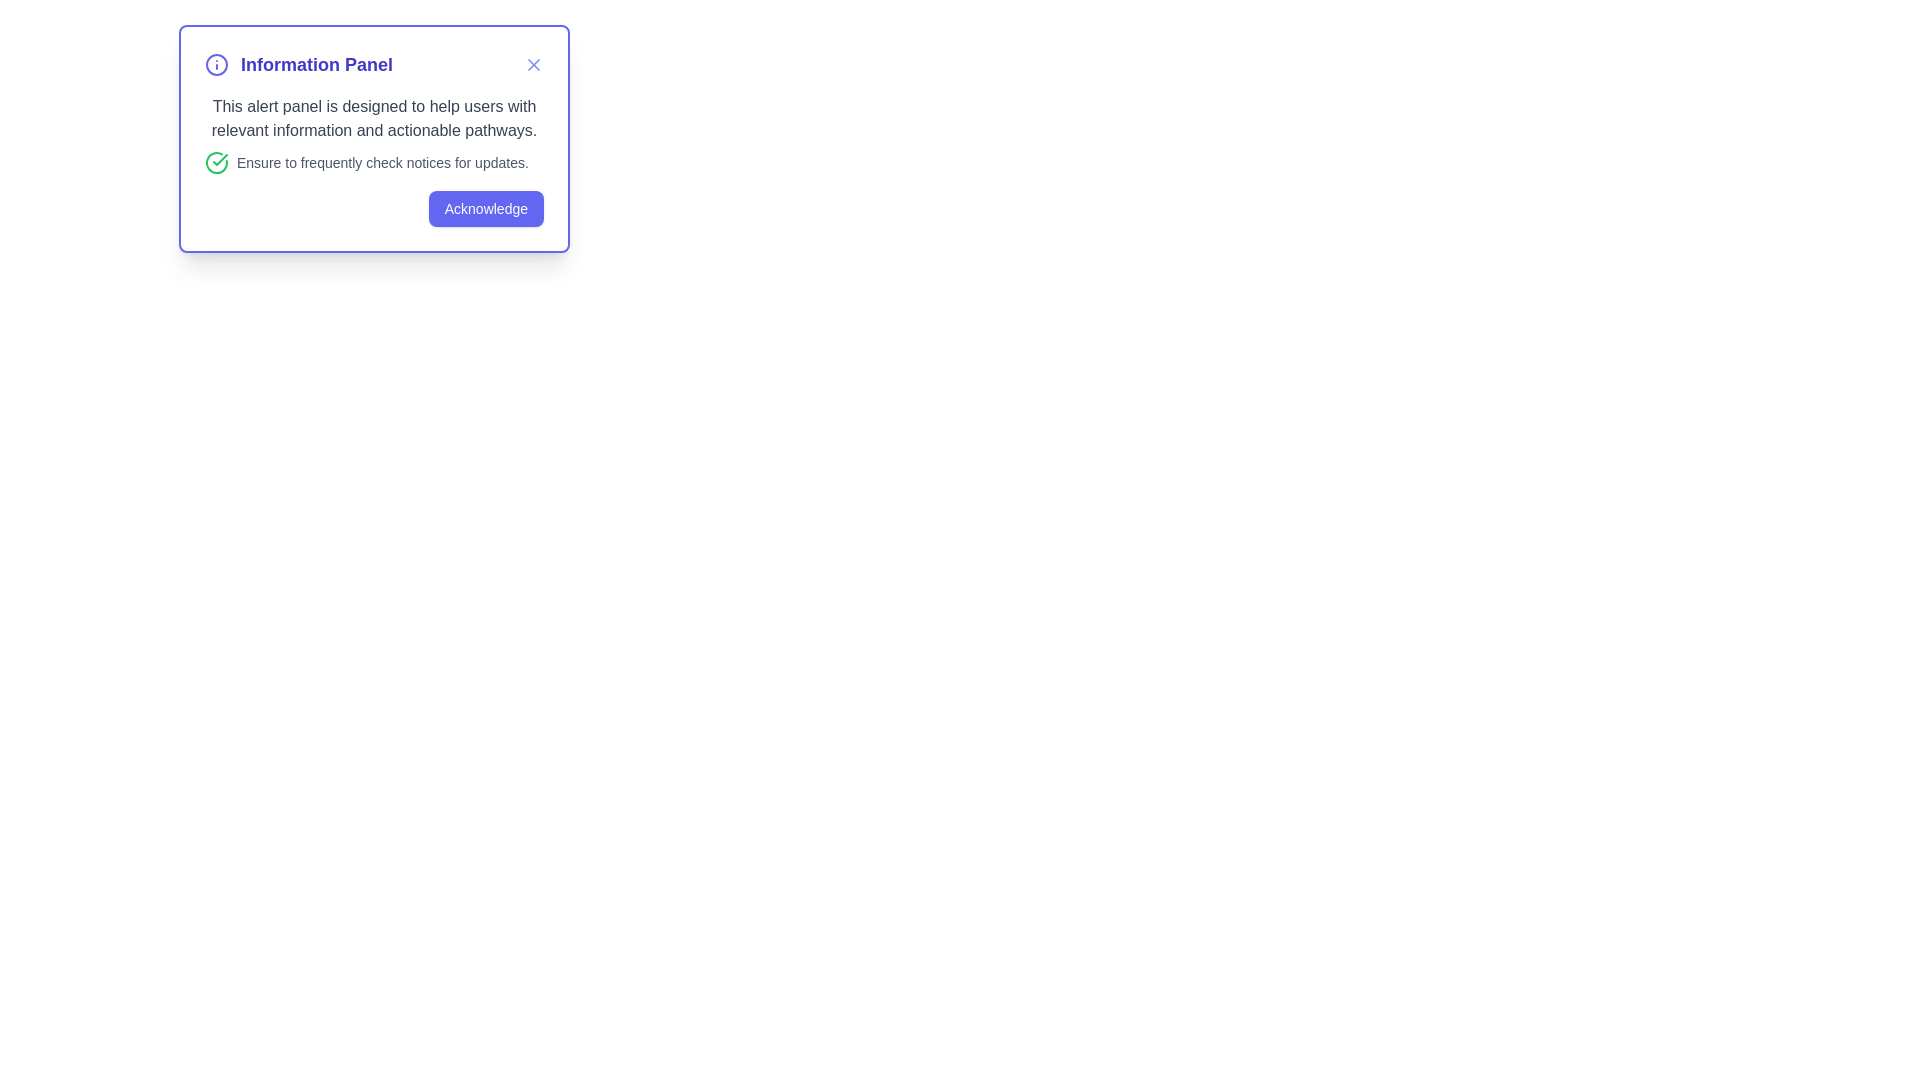 The image size is (1920, 1080). What do you see at coordinates (216, 64) in the screenshot?
I see `the decorative SVG circle element of the 'Information' icon, which is located near the top-left corner of the dialog box adjacent to the title text 'Information Panel'` at bounding box center [216, 64].